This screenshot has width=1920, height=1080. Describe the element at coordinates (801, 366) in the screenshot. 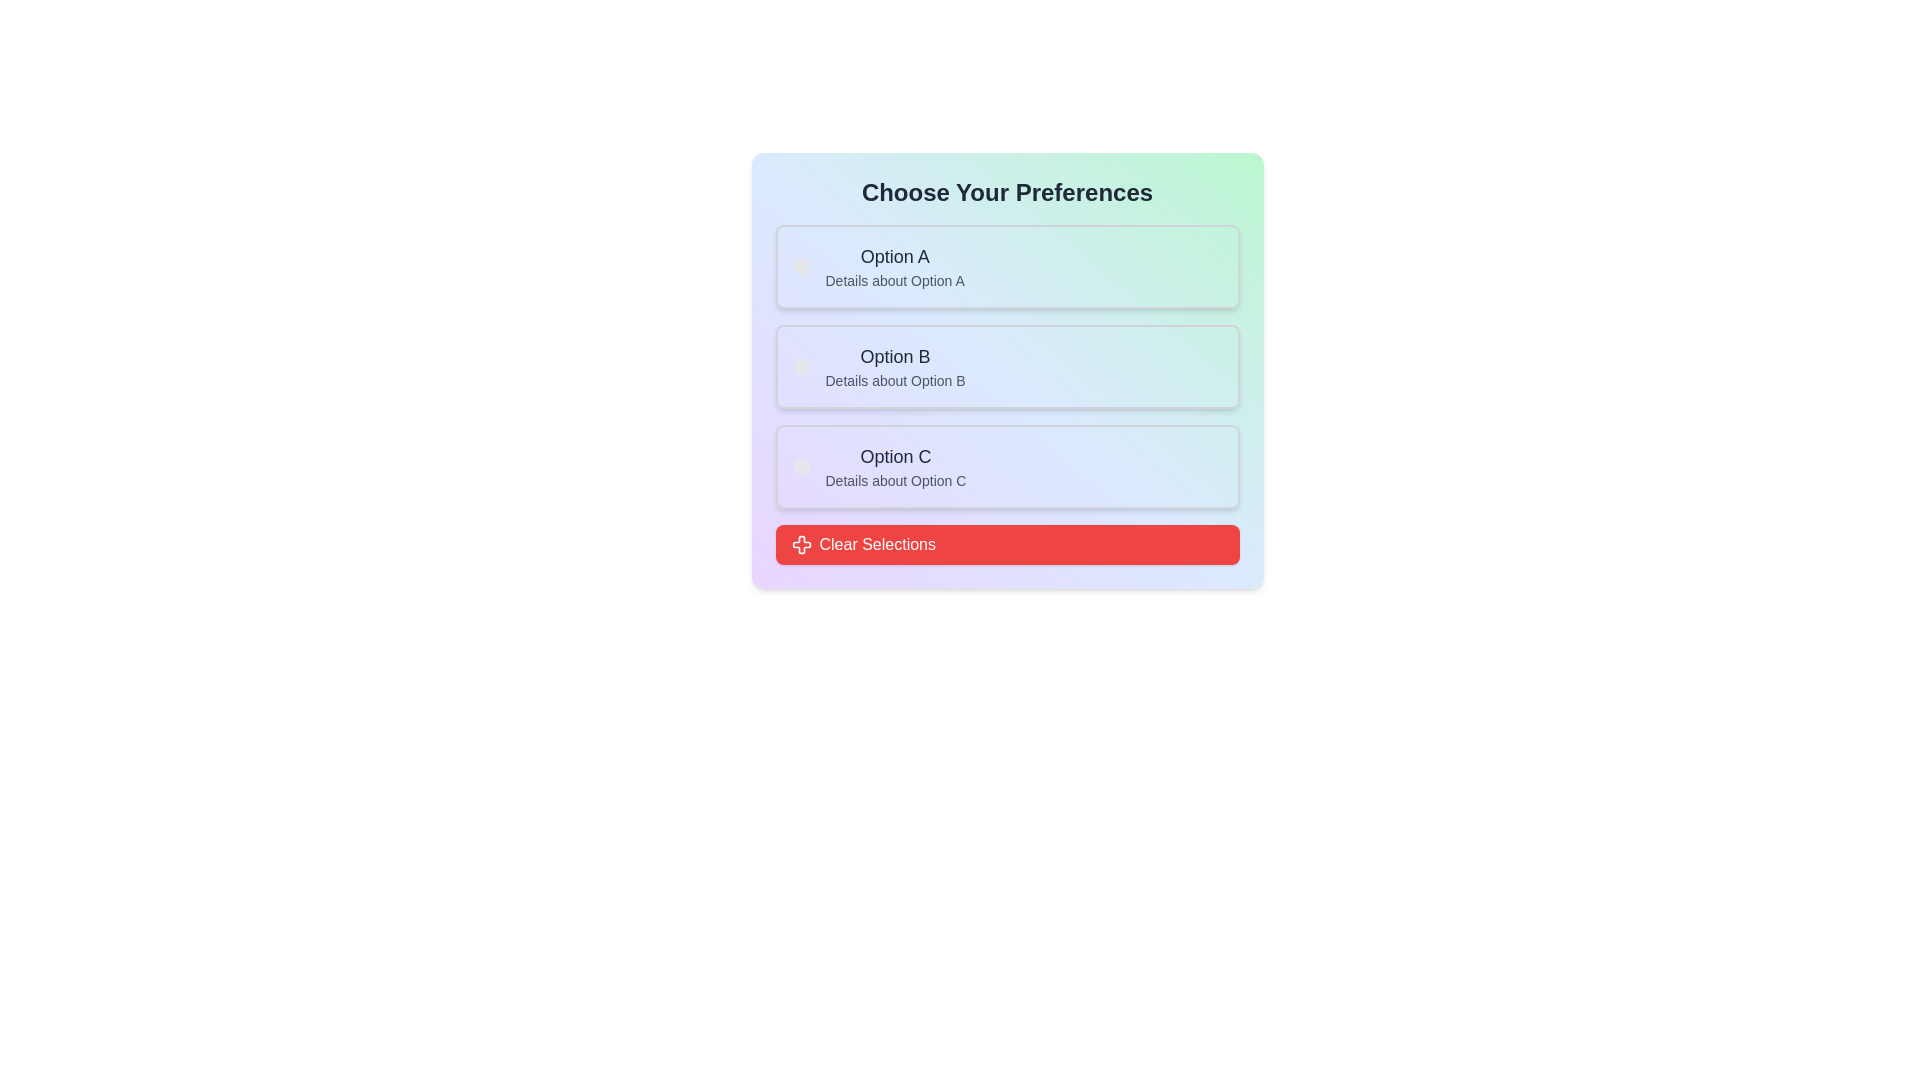

I see `the small, circular decorative or status indicator located to the left of 'Option B' and 'Details about Option B'` at that location.